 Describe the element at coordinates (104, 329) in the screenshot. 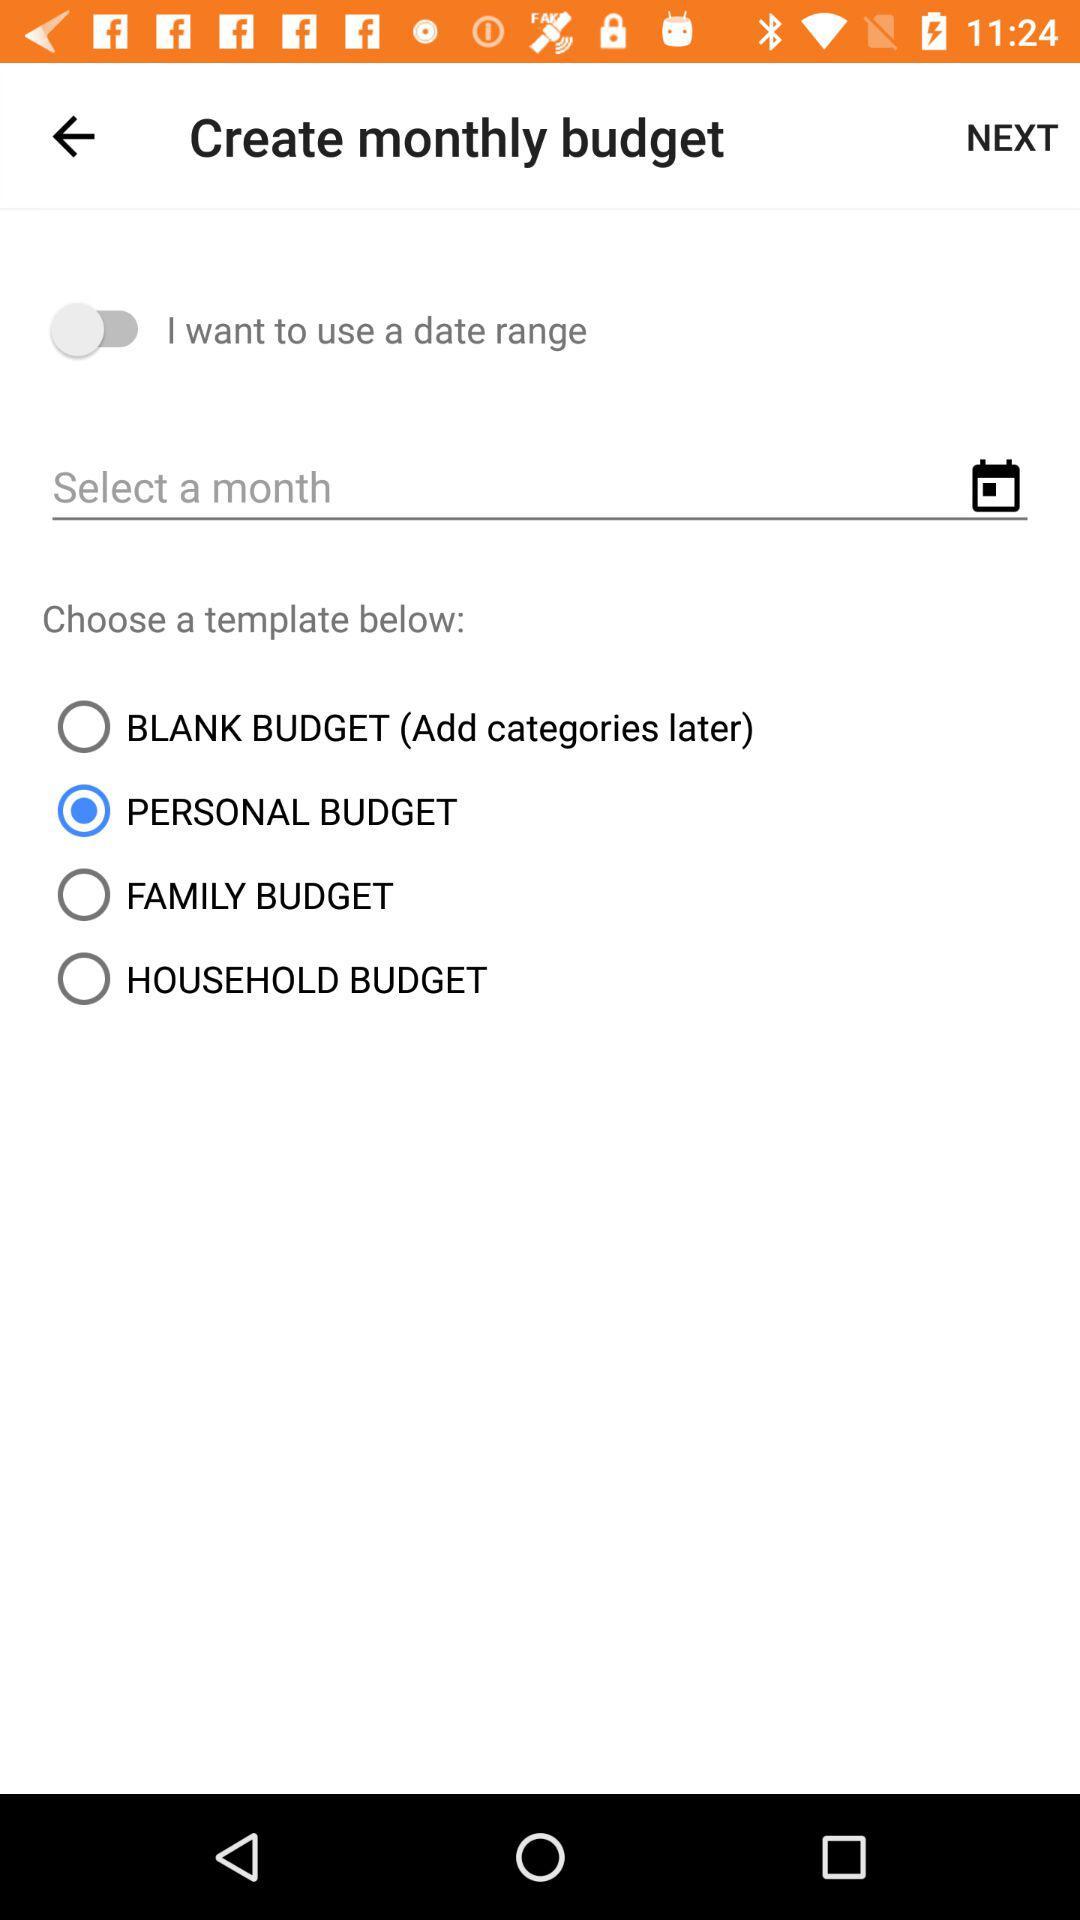

I see `icon next to the i want to item` at that location.